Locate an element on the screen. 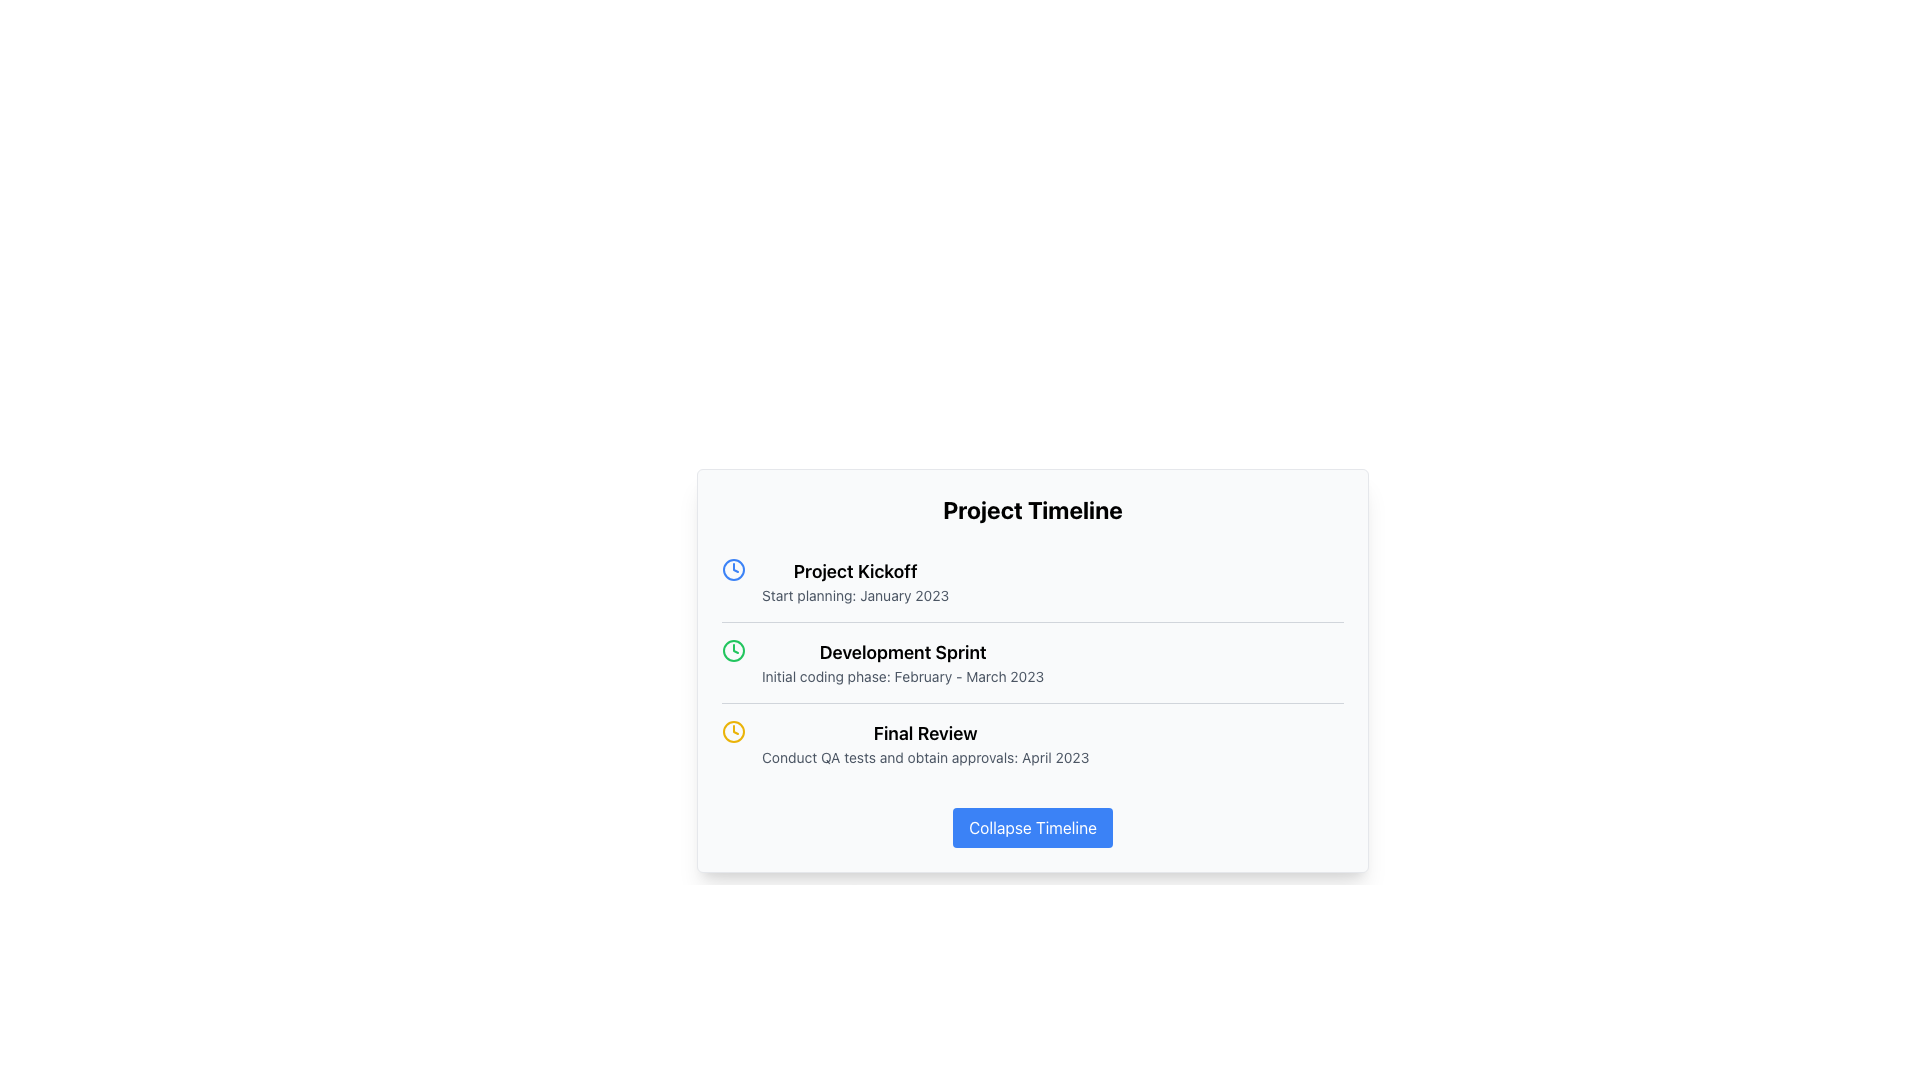  the analog clock icon, which has a green circular outline and is positioned to the left of the text 'Development Sprint' is located at coordinates (733, 651).